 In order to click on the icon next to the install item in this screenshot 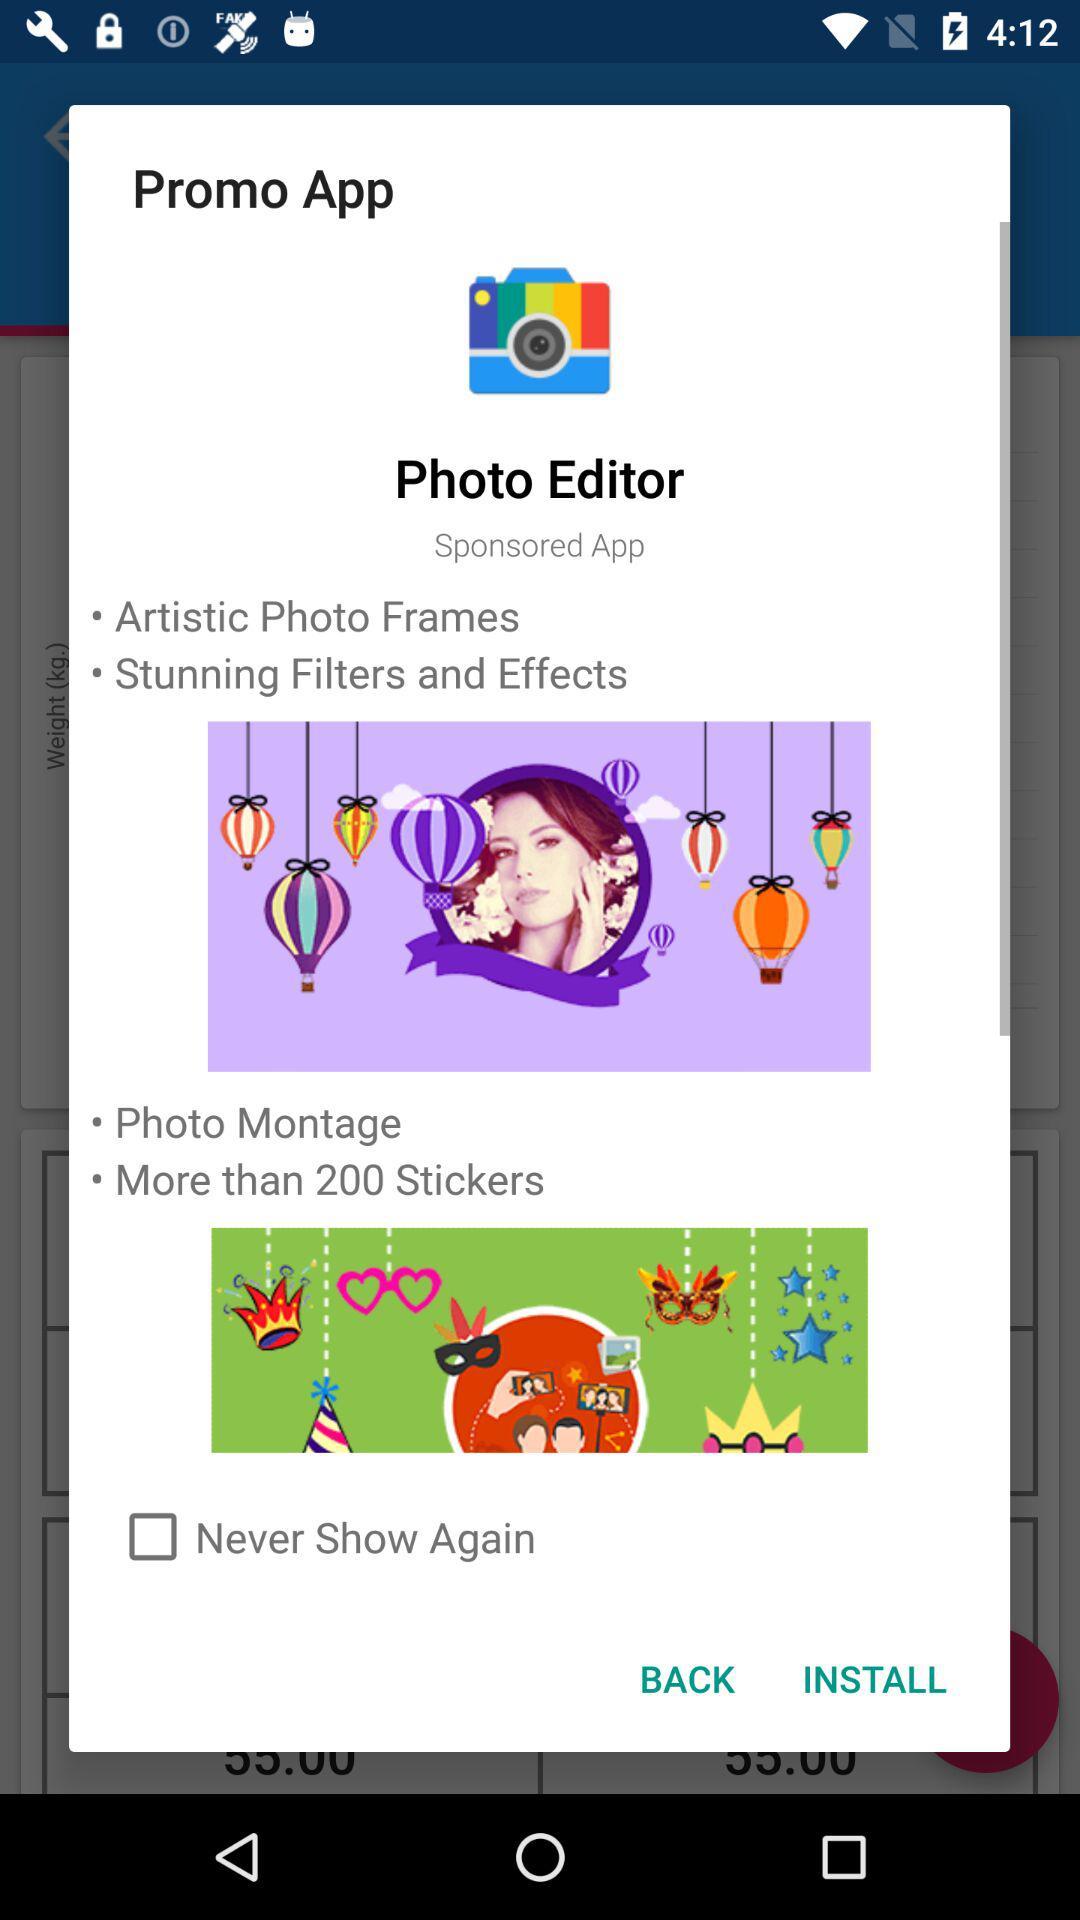, I will do `click(685, 1678)`.